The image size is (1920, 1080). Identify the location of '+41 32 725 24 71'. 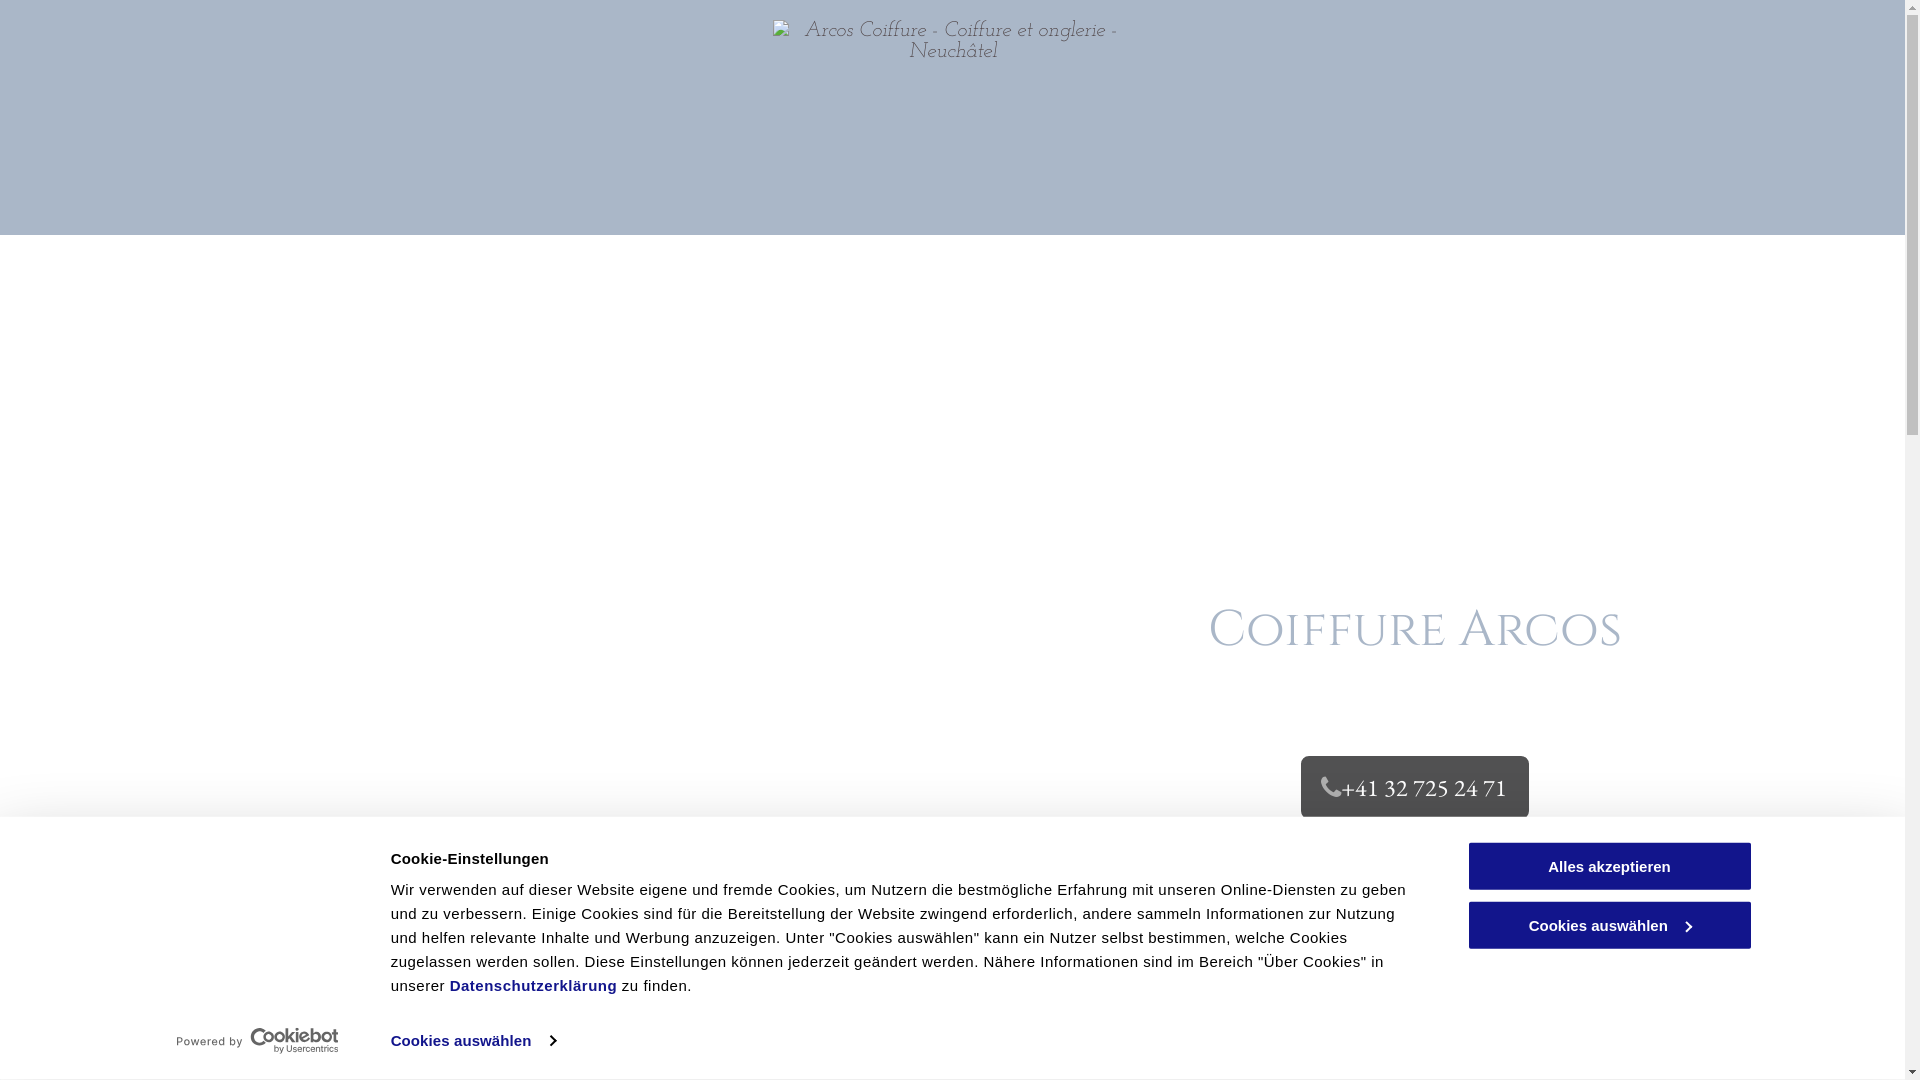
(1414, 786).